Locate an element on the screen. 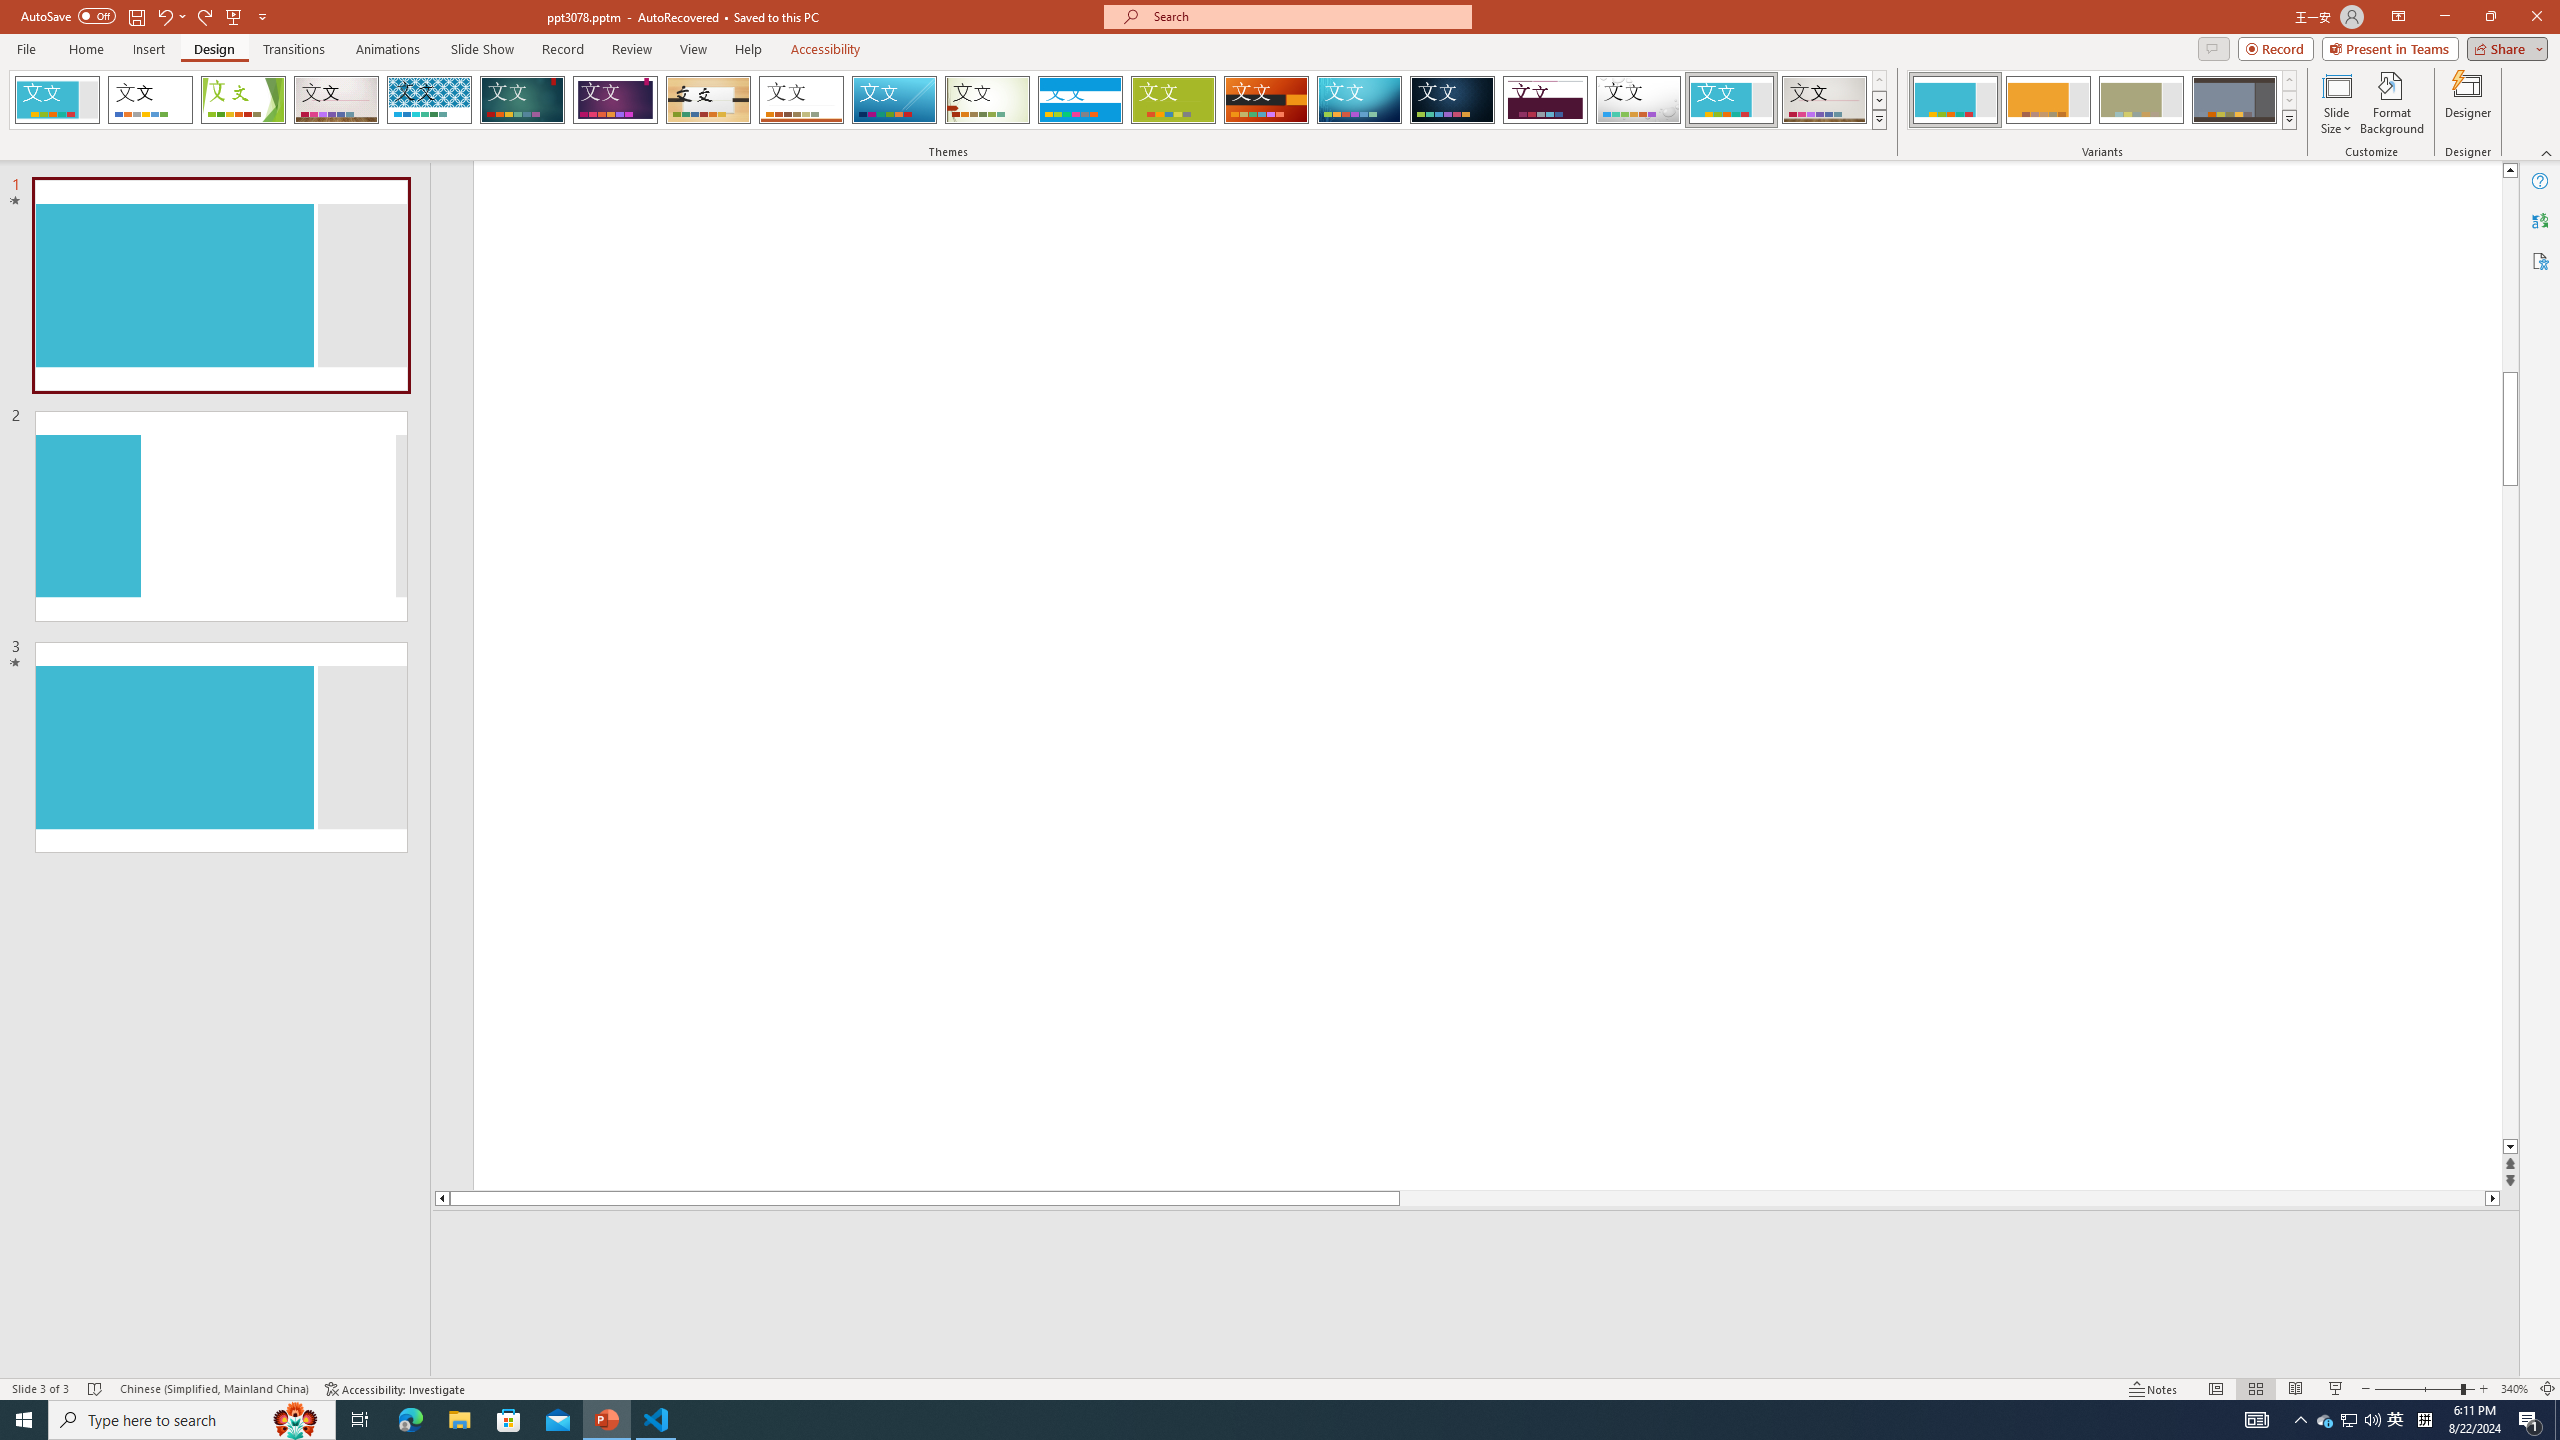 Image resolution: width=2560 pixels, height=1440 pixels. 'Frame Variant 4' is located at coordinates (2233, 99).